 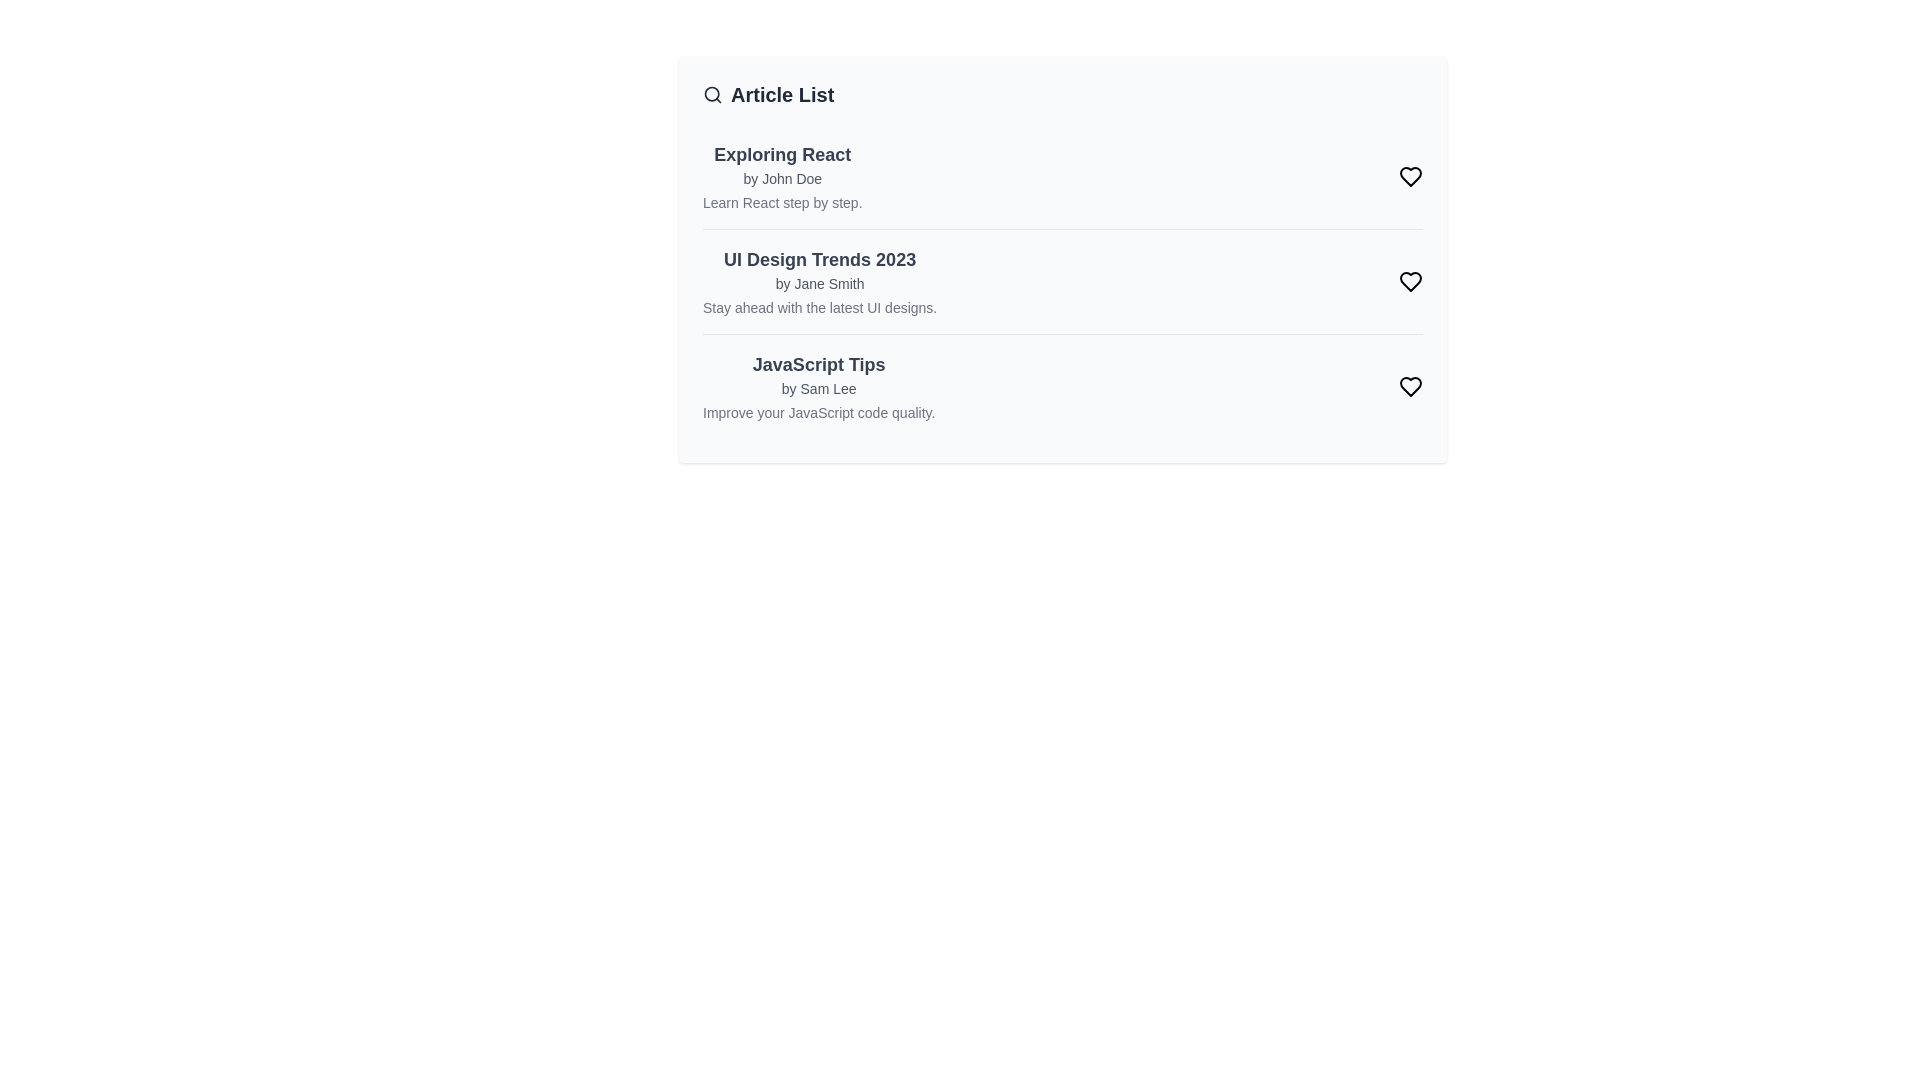 What do you see at coordinates (781, 153) in the screenshot?
I see `the article titled Exploring React to read its title and snippet` at bounding box center [781, 153].